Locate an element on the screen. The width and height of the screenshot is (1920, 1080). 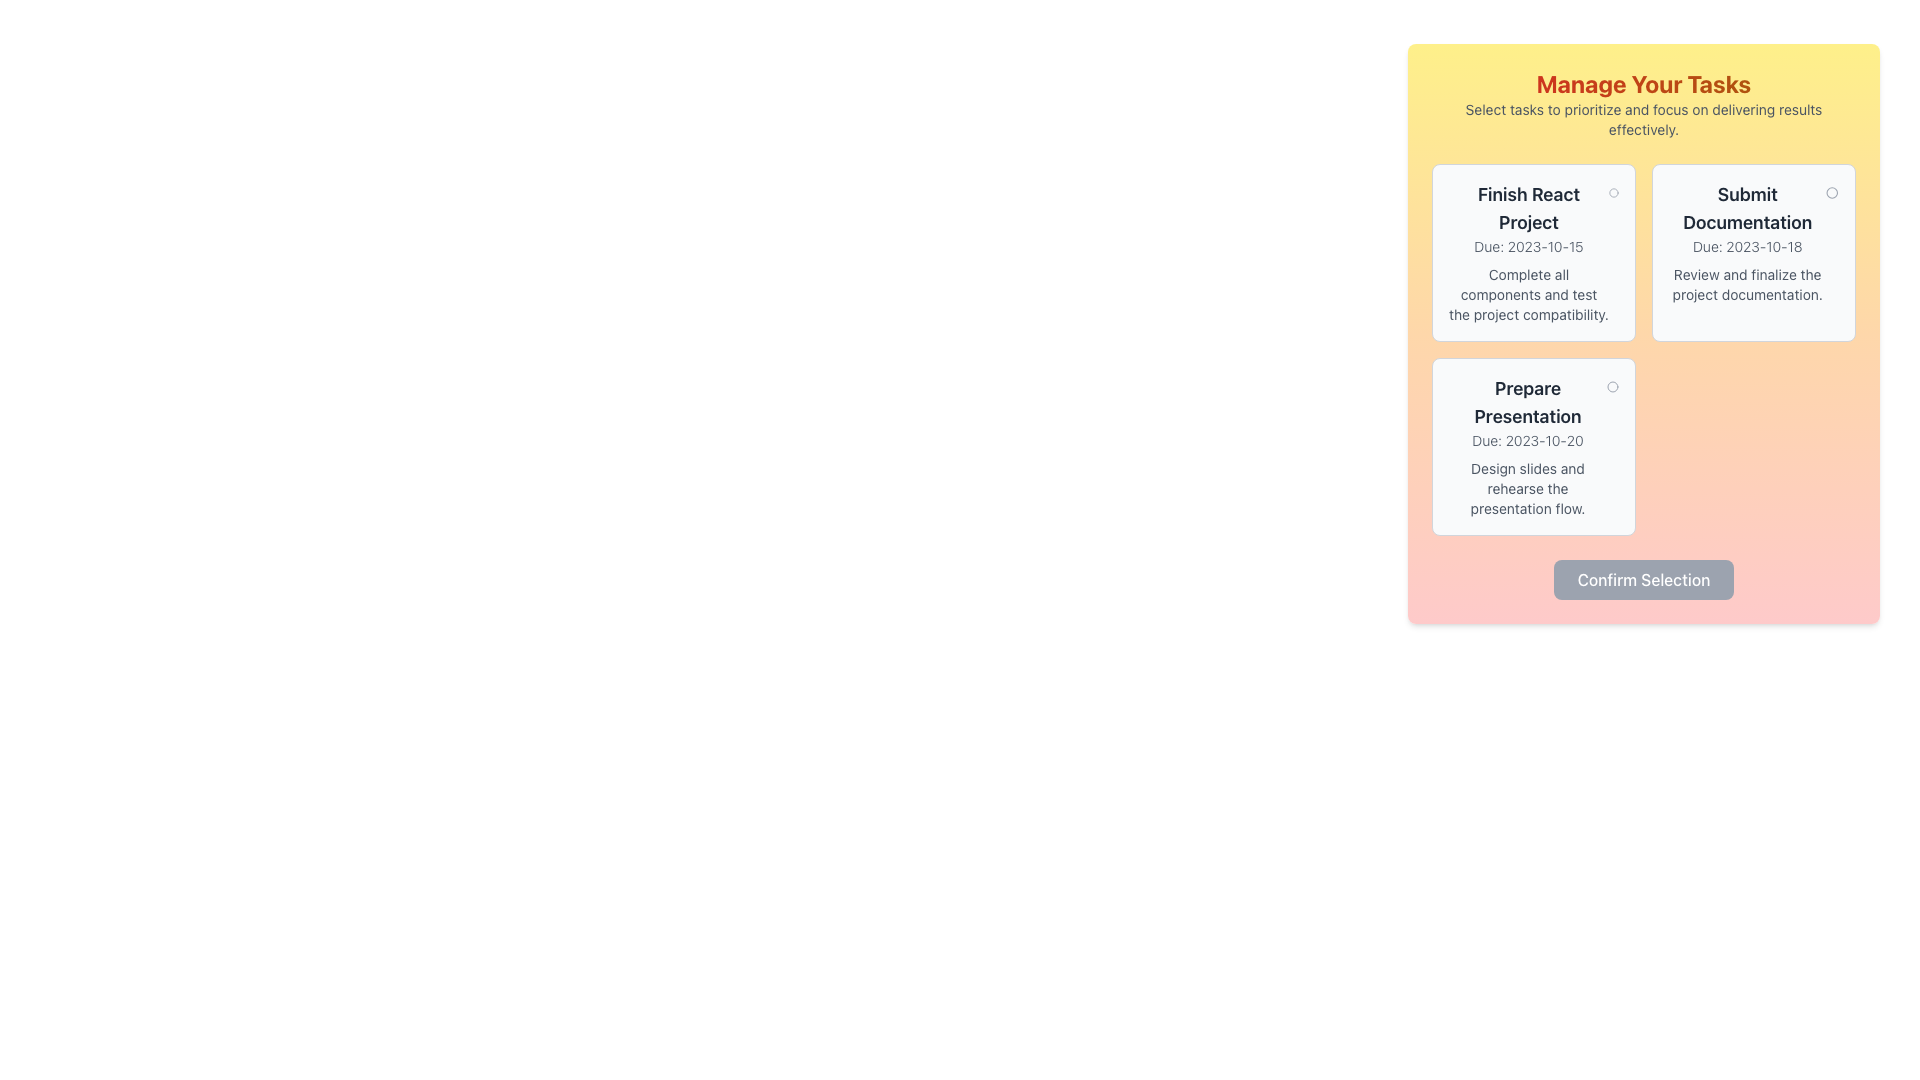
text label displaying 'Due: 2023-10-20' located below the task title 'Prepare Presentation' in the bottom-left card of the 2x2 grid layout is located at coordinates (1526, 439).